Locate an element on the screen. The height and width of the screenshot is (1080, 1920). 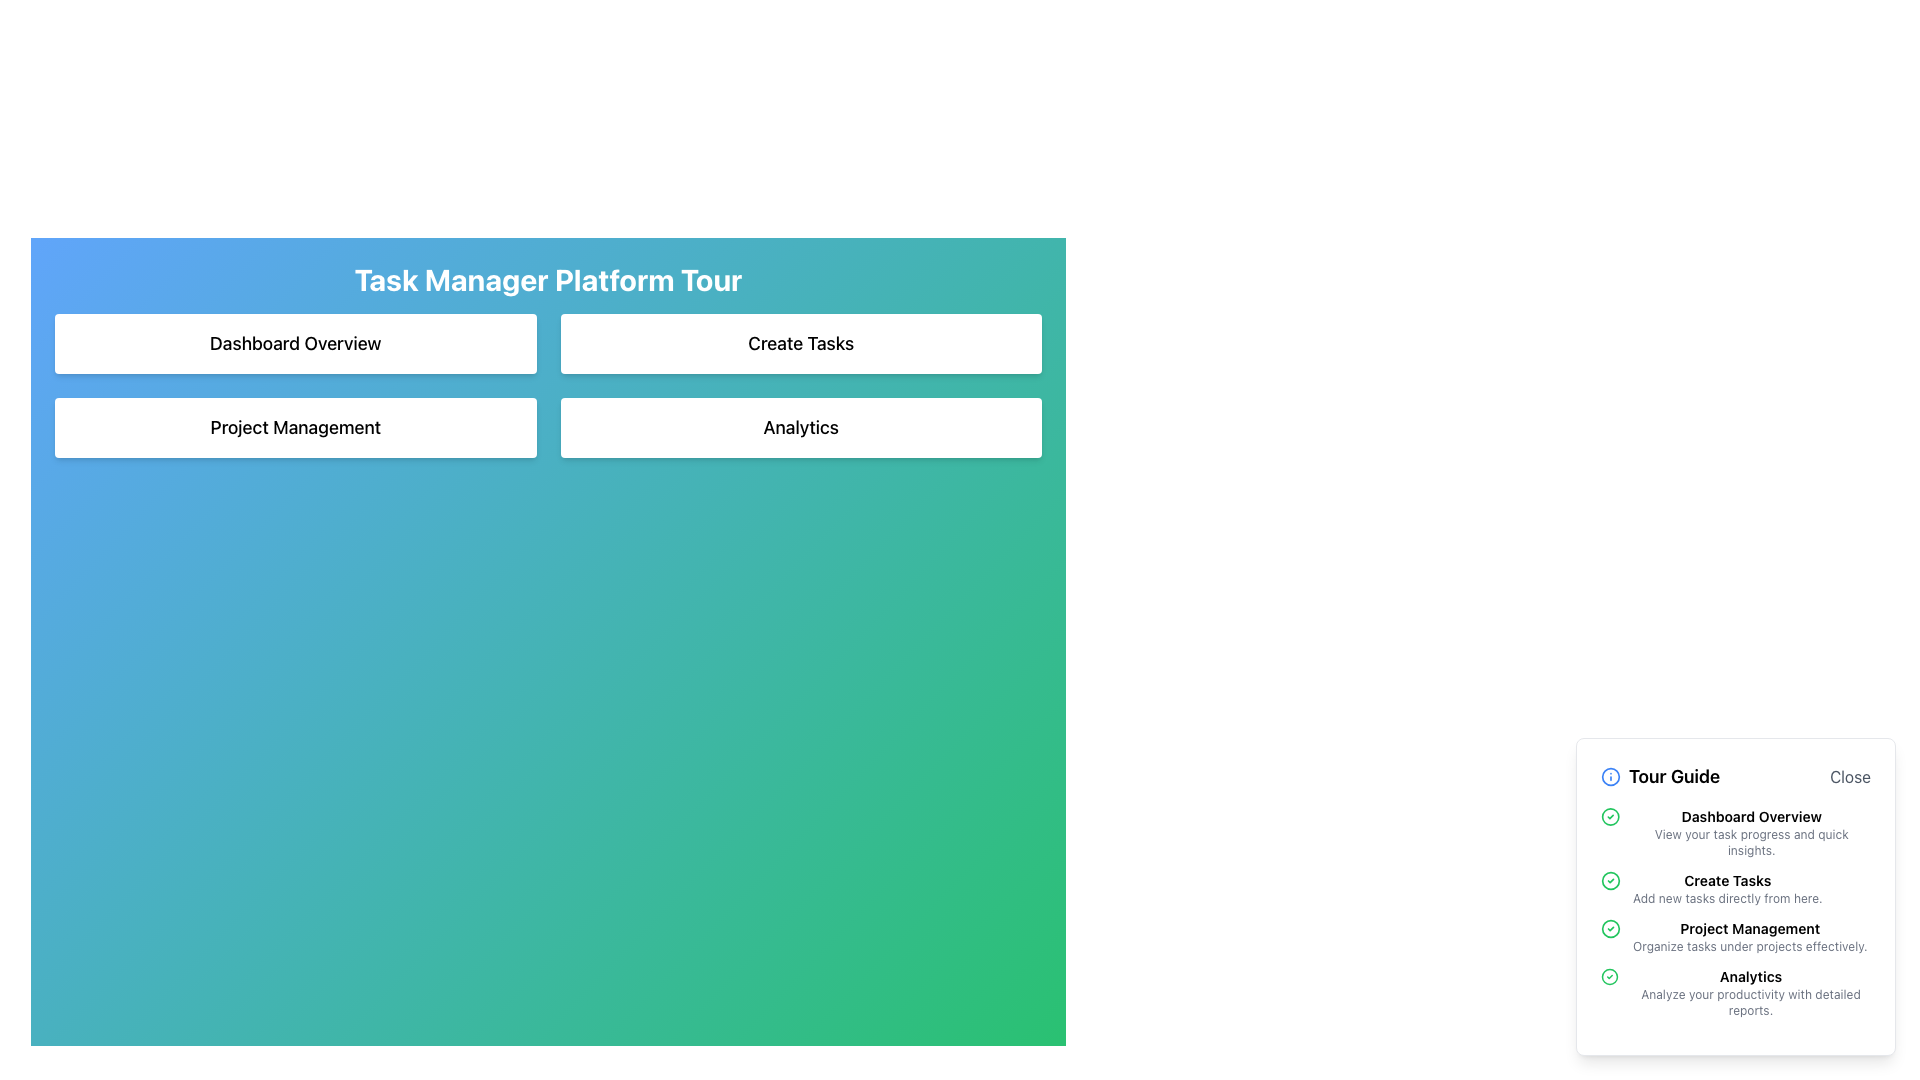
the Text block that provides a description about the 'Analytics' feature, located below the 'Tour Guide' heading in the right panel is located at coordinates (1750, 992).